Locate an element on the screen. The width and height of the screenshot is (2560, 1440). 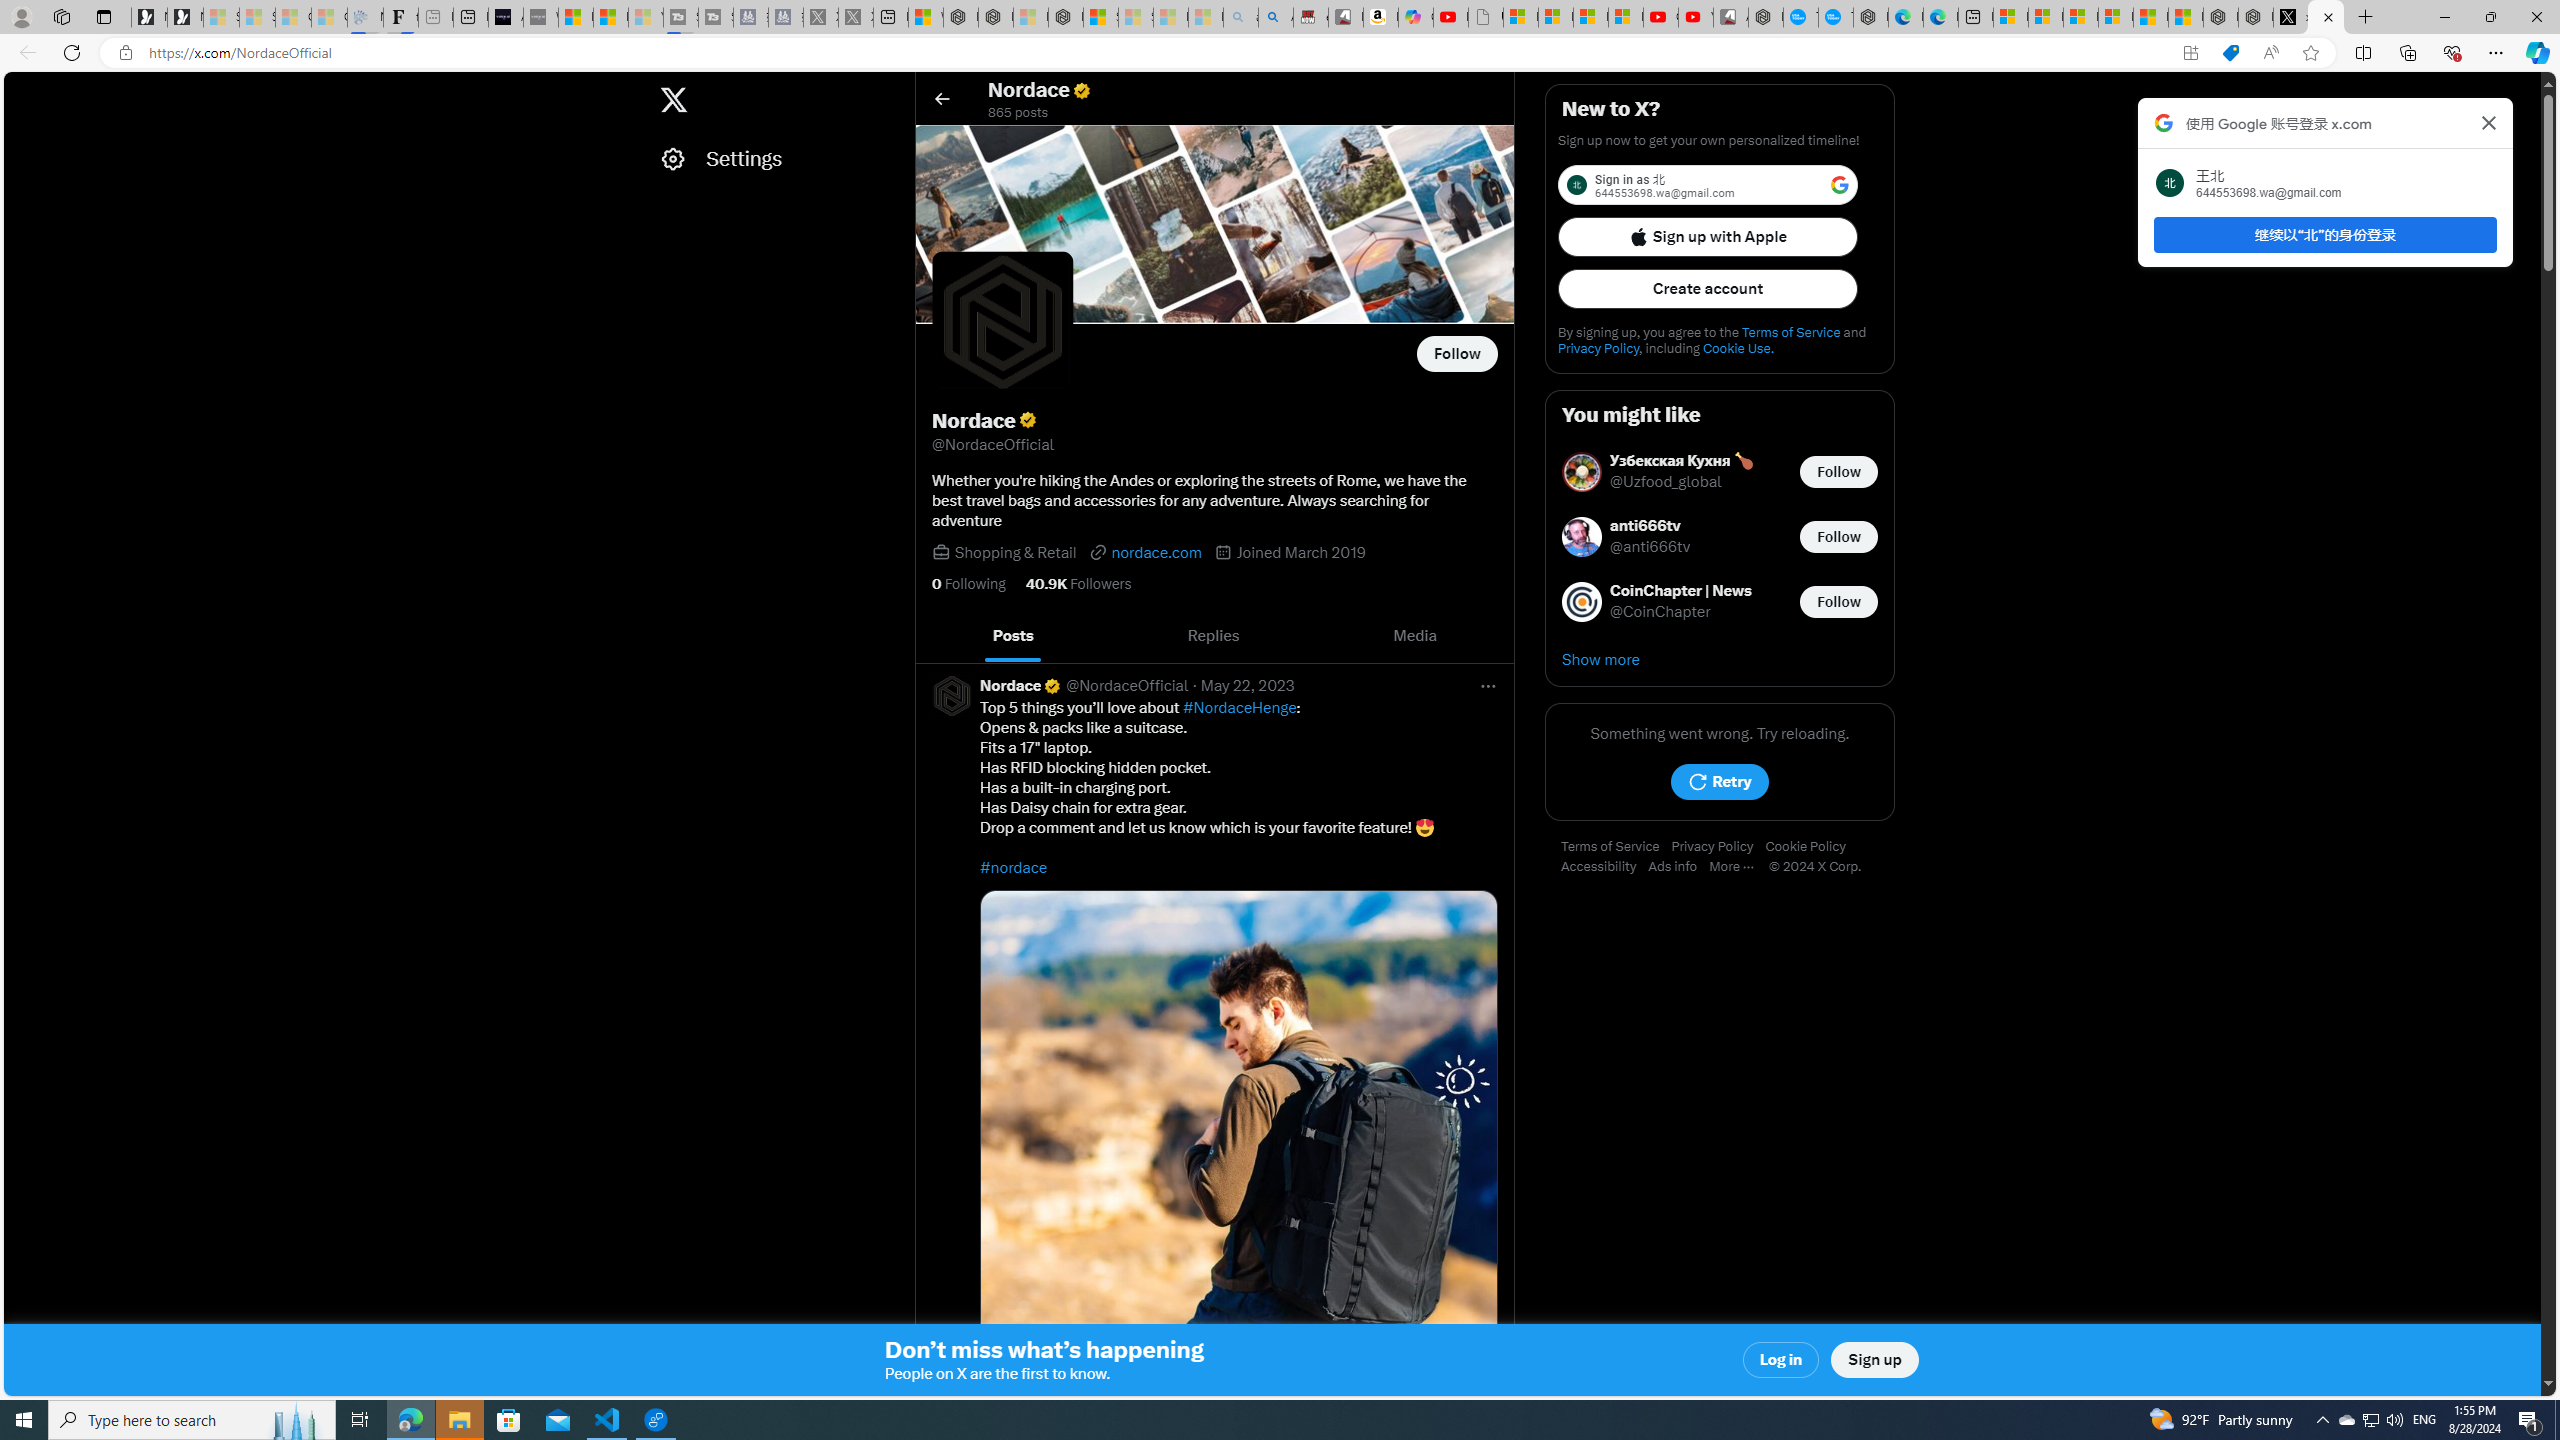
'anti666tv' is located at coordinates (1650, 526).